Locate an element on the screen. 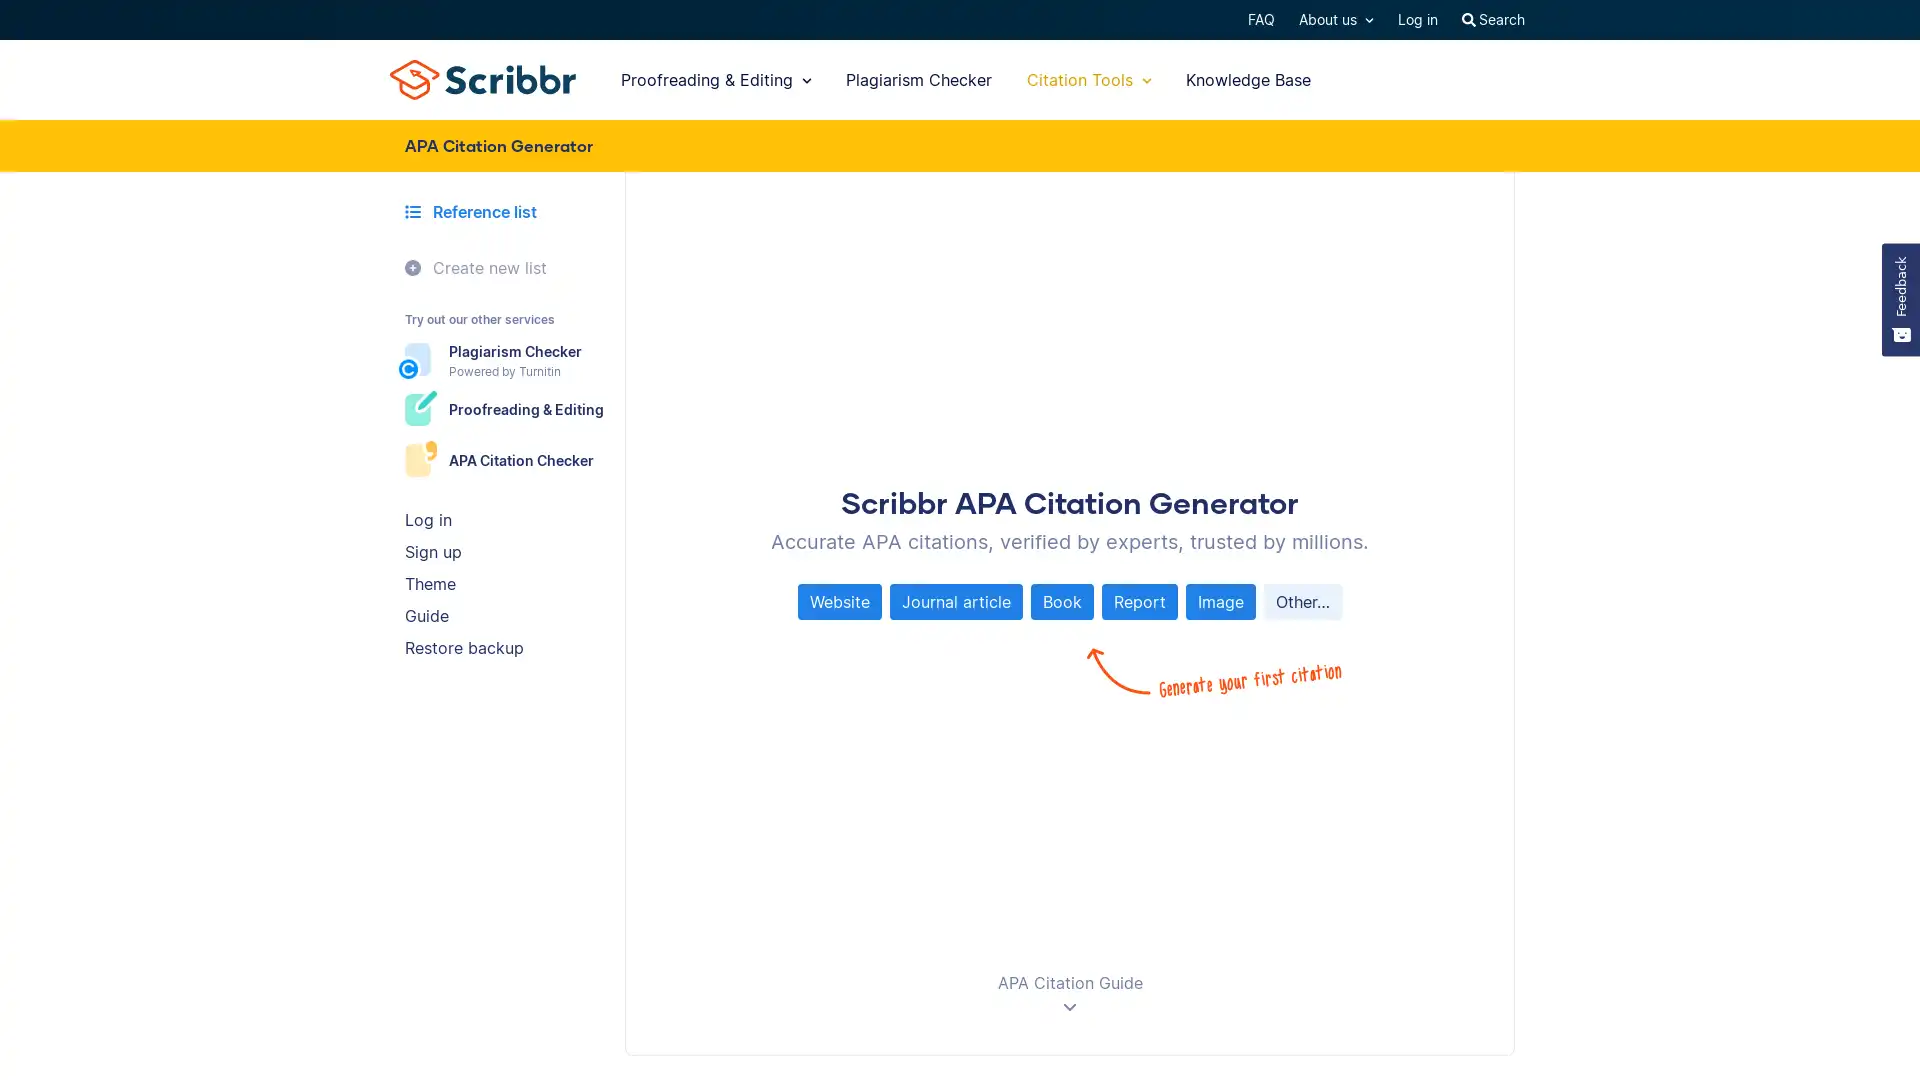 This screenshot has width=1920, height=1080. Create new list is located at coordinates (508, 266).